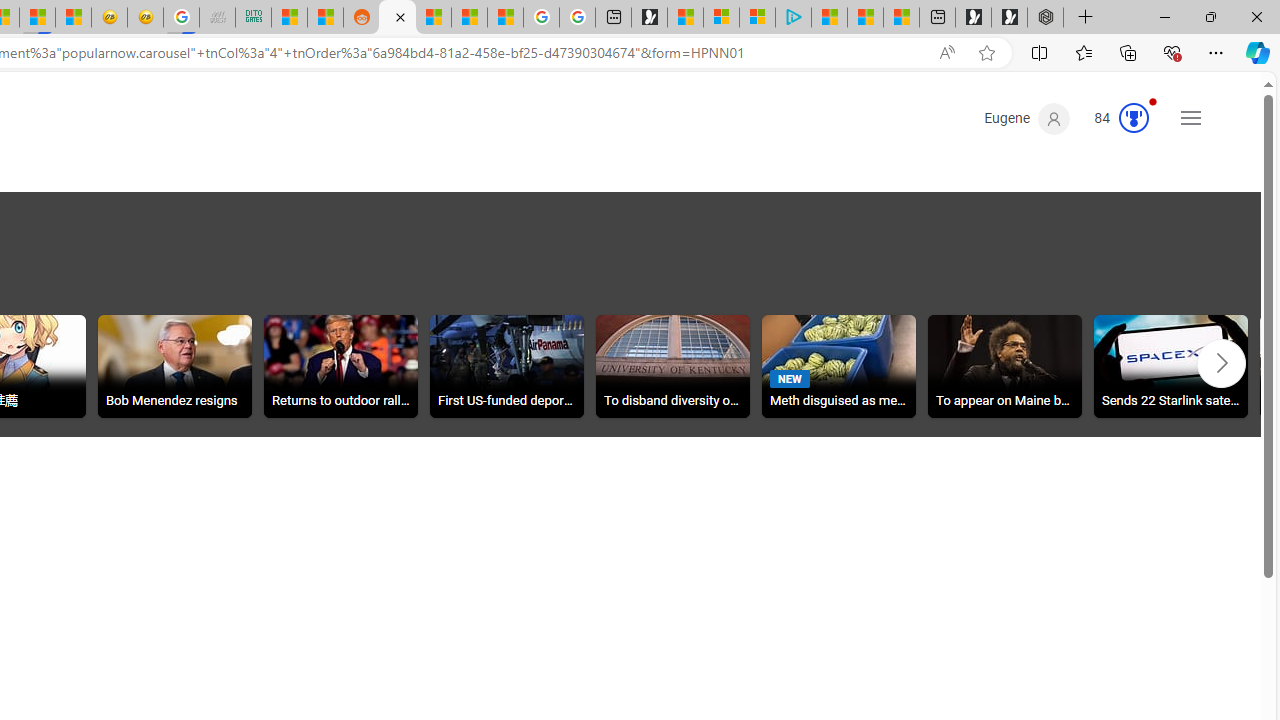 The height and width of the screenshot is (720, 1280). What do you see at coordinates (506, 369) in the screenshot?
I see `'First US-funded deportation'` at bounding box center [506, 369].